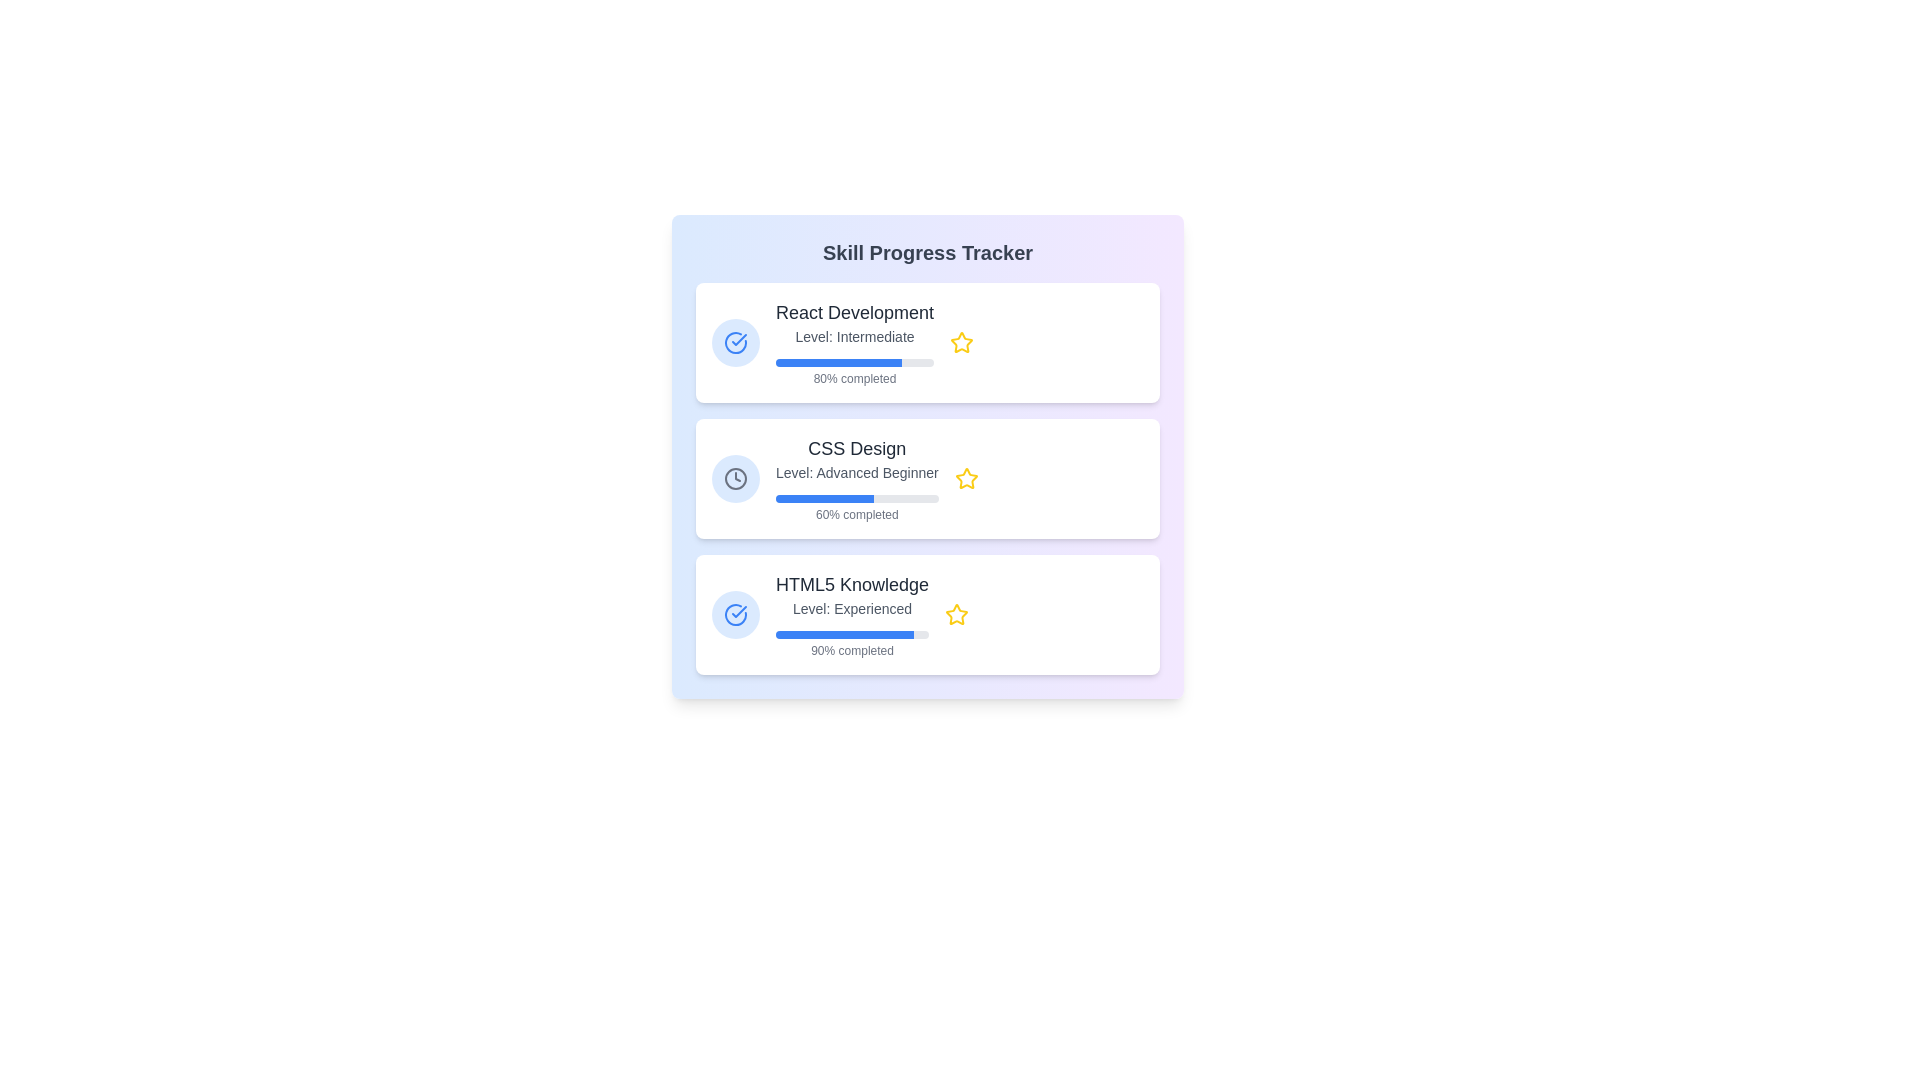  What do you see at coordinates (852, 608) in the screenshot?
I see `text label indicating the skill level "Experienced" for the skill "HTML5 Knowledge" located below the title in the box labeled "HTML5 Knowledge"` at bounding box center [852, 608].